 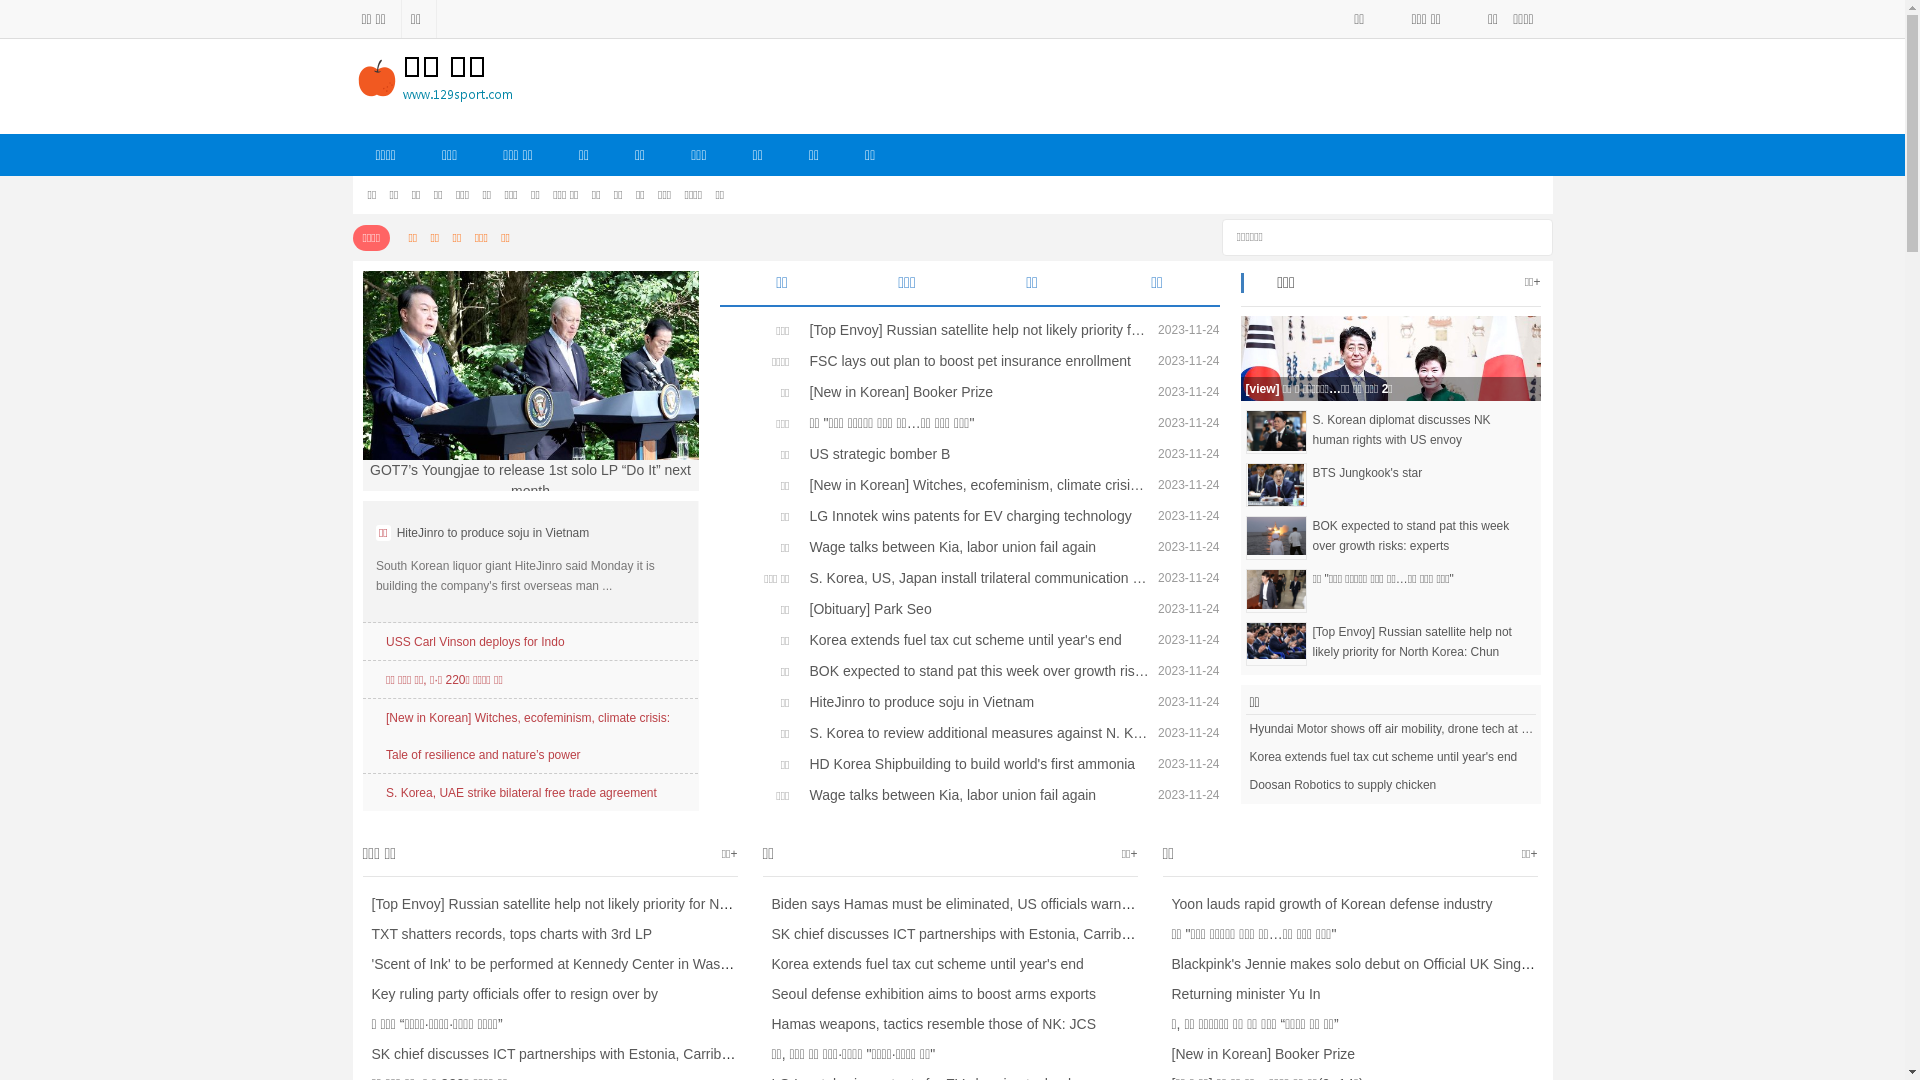 I want to click on 'HiteJinro to produce soju in Vietnam', so click(x=490, y=531).